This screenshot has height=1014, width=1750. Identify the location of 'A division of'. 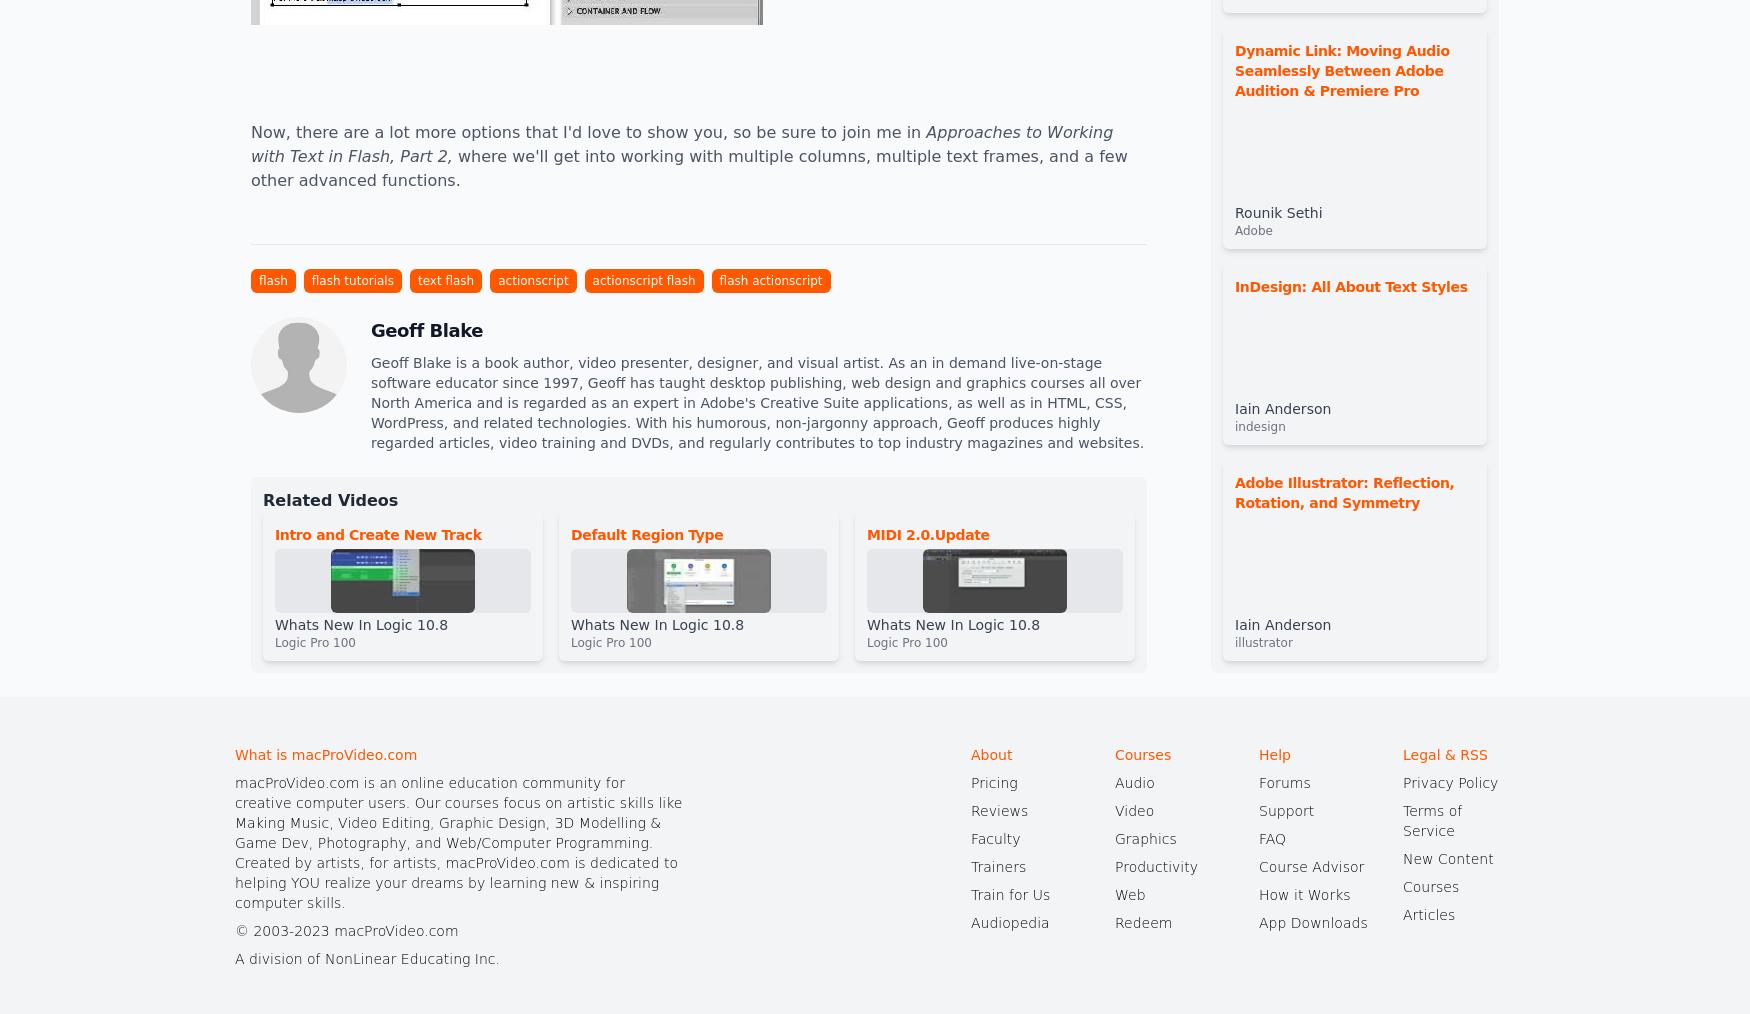
(279, 959).